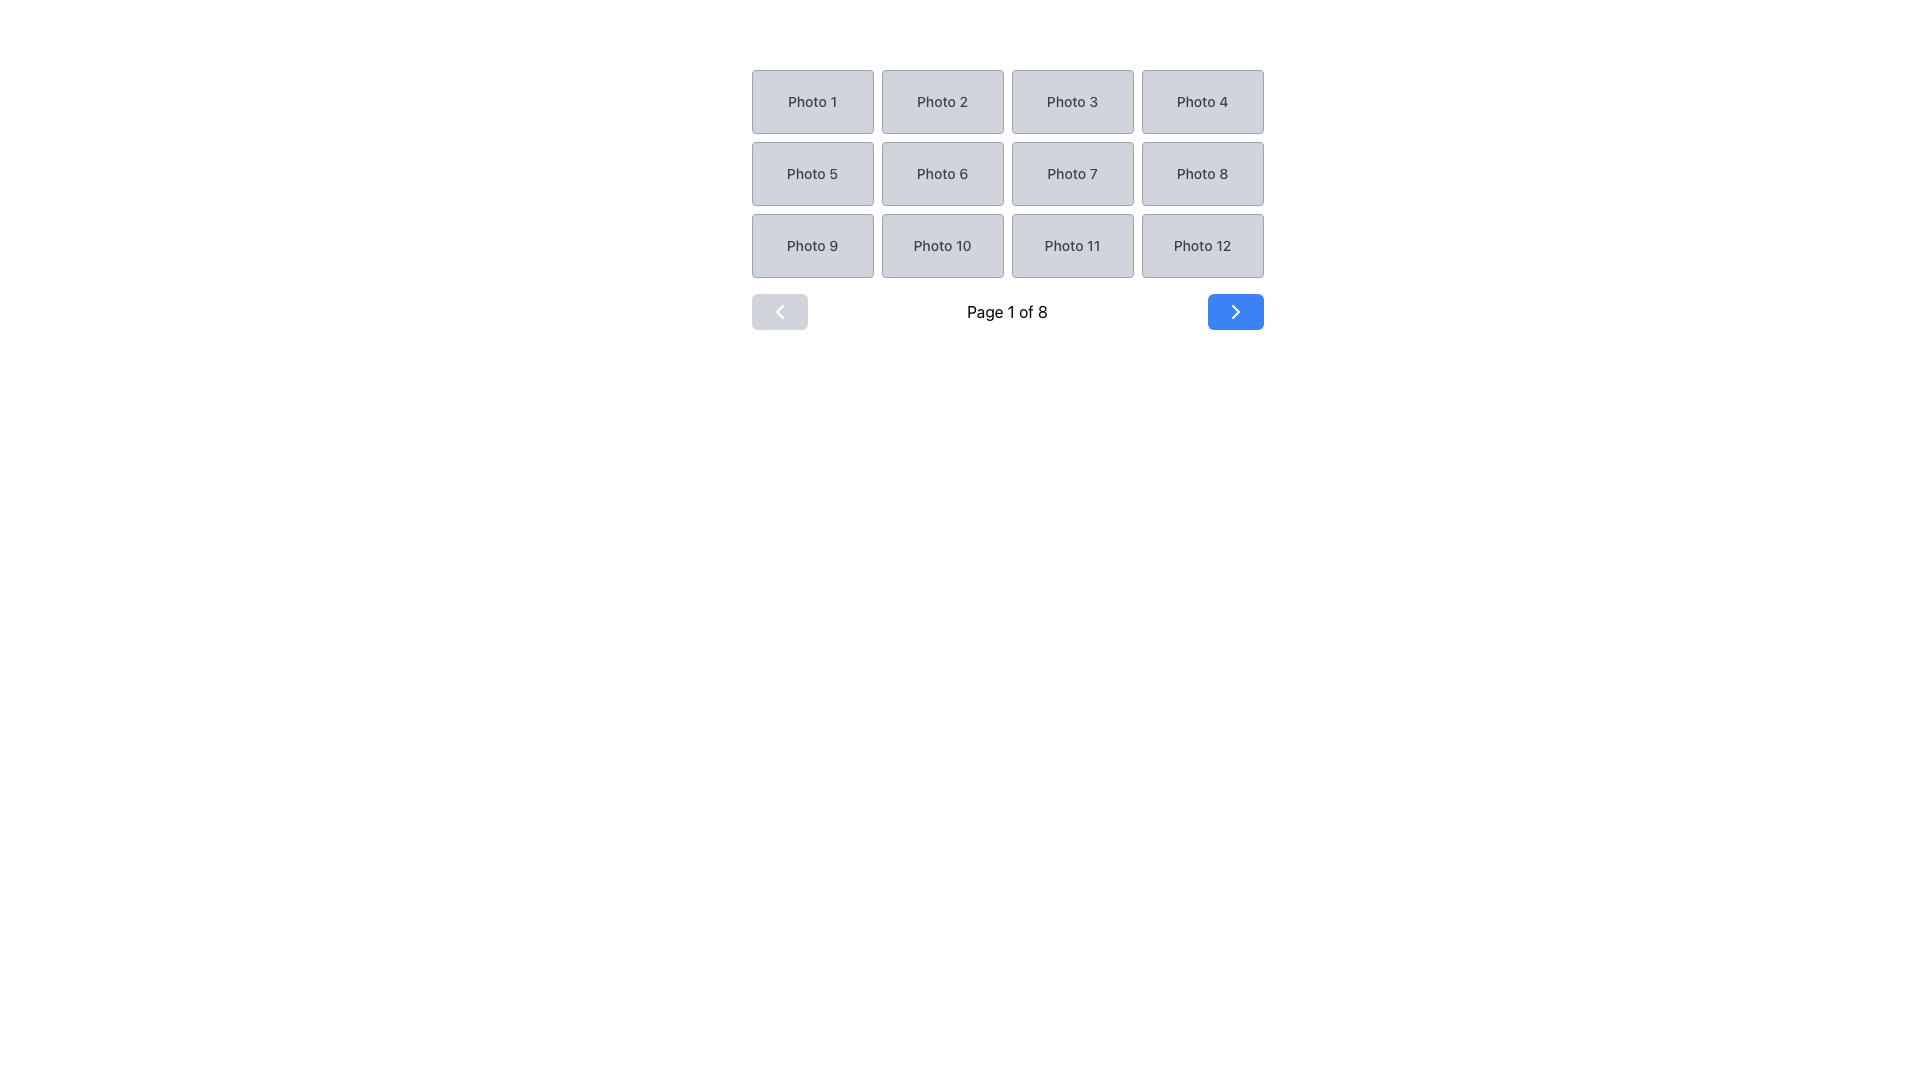 This screenshot has height=1080, width=1920. Describe the element at coordinates (812, 101) in the screenshot. I see `the button representing 'Photo 1', located in the upper-left corner of a 4x3 grid layout` at that location.